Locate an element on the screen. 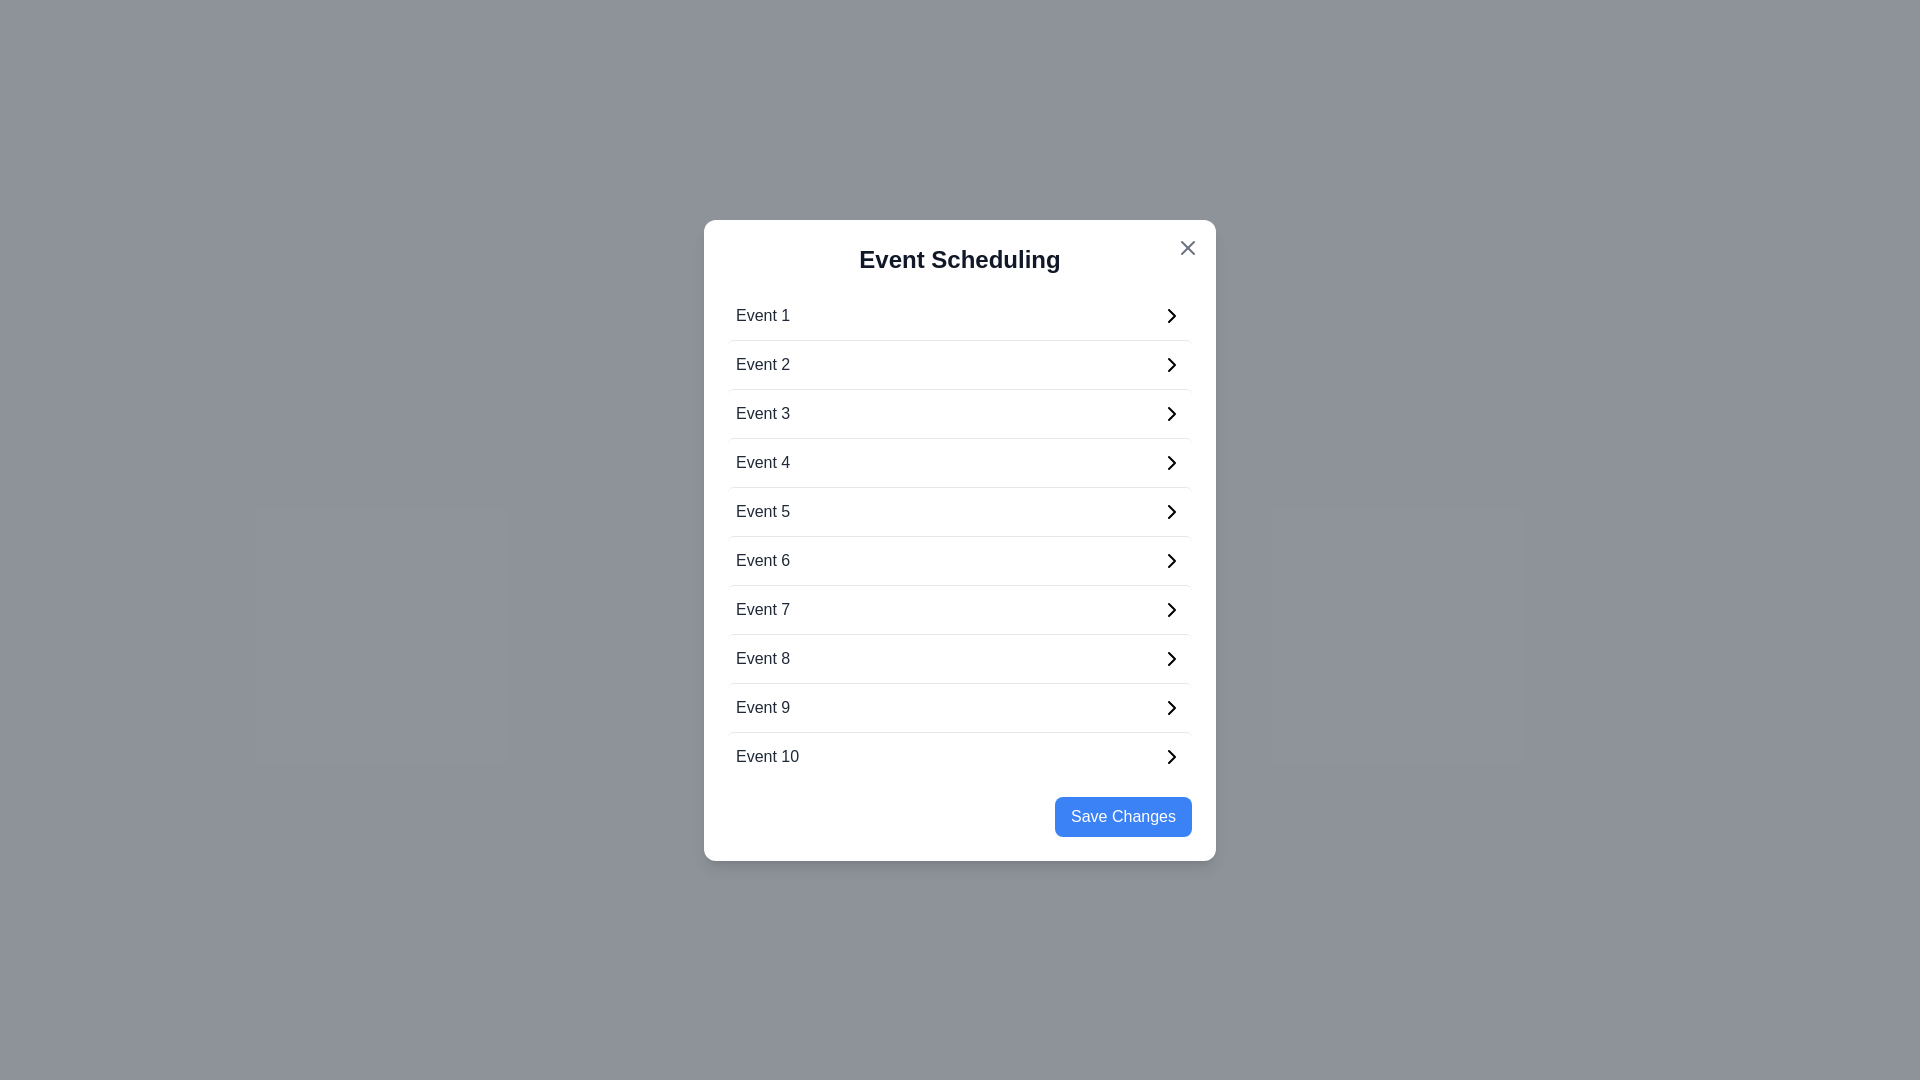 This screenshot has width=1920, height=1080. the close button at the top-right corner of the dialog is located at coordinates (1188, 246).